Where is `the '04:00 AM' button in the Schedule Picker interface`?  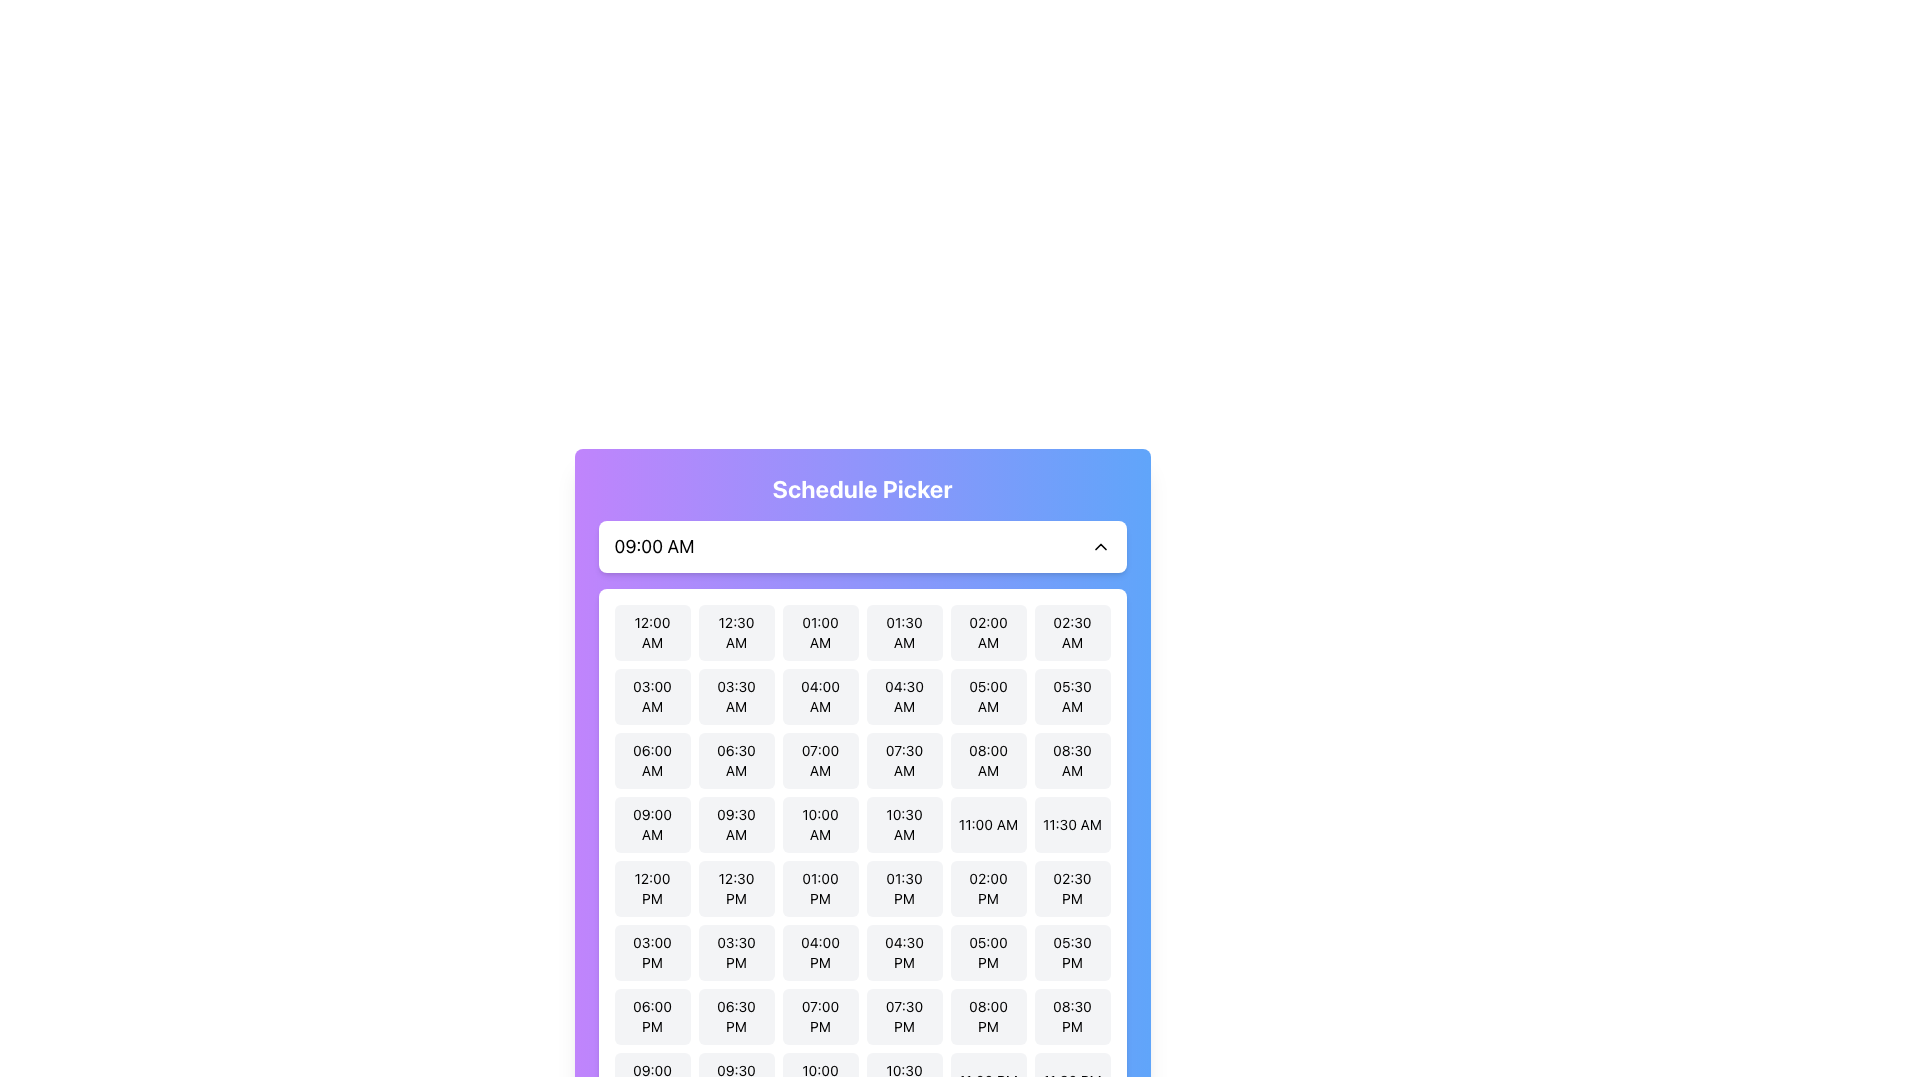 the '04:00 AM' button in the Schedule Picker interface is located at coordinates (820, 696).